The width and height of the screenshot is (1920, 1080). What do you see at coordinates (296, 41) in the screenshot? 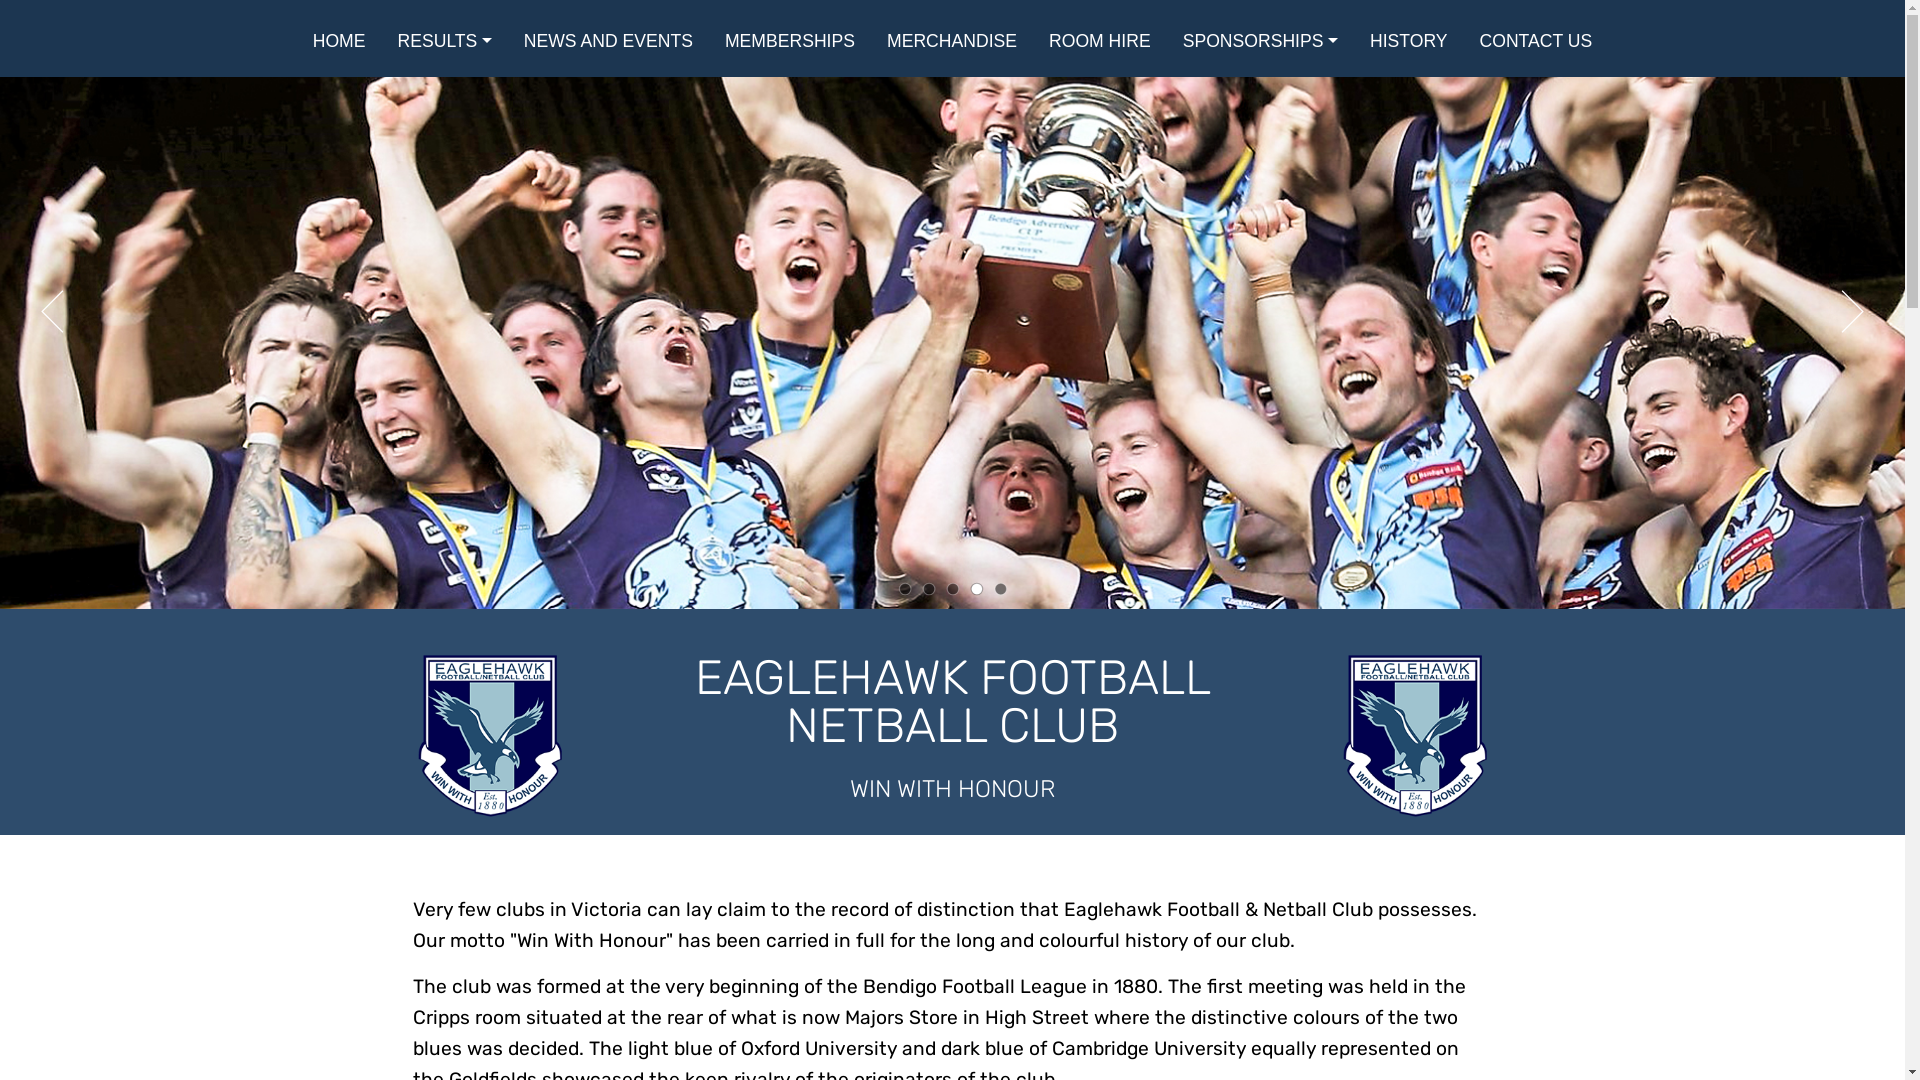
I see `'HOME'` at bounding box center [296, 41].